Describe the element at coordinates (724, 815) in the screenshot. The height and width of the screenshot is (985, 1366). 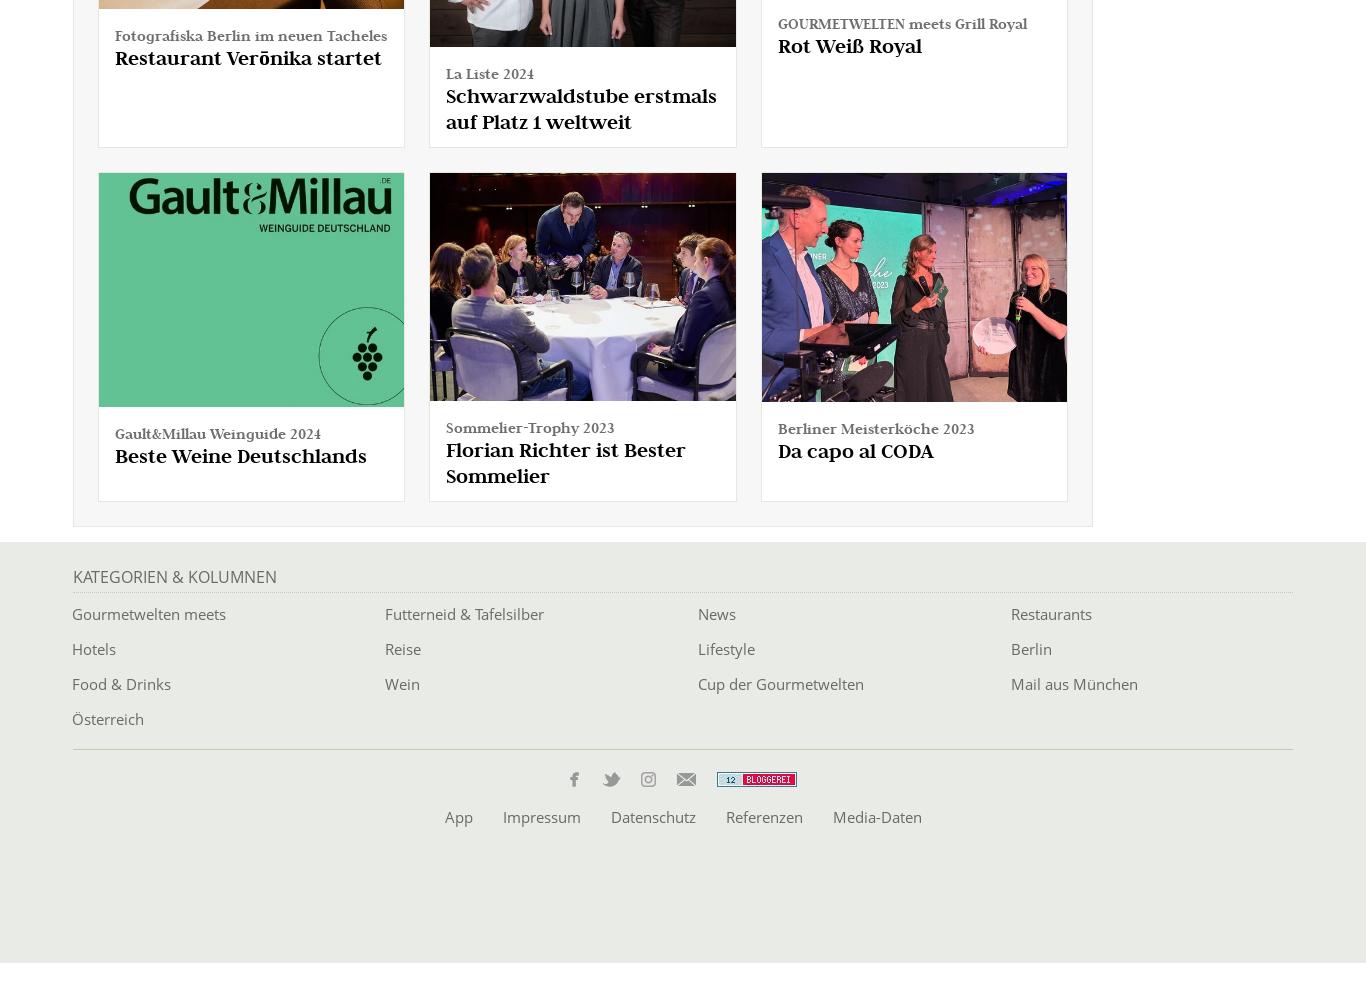
I see `'Referenzen'` at that location.